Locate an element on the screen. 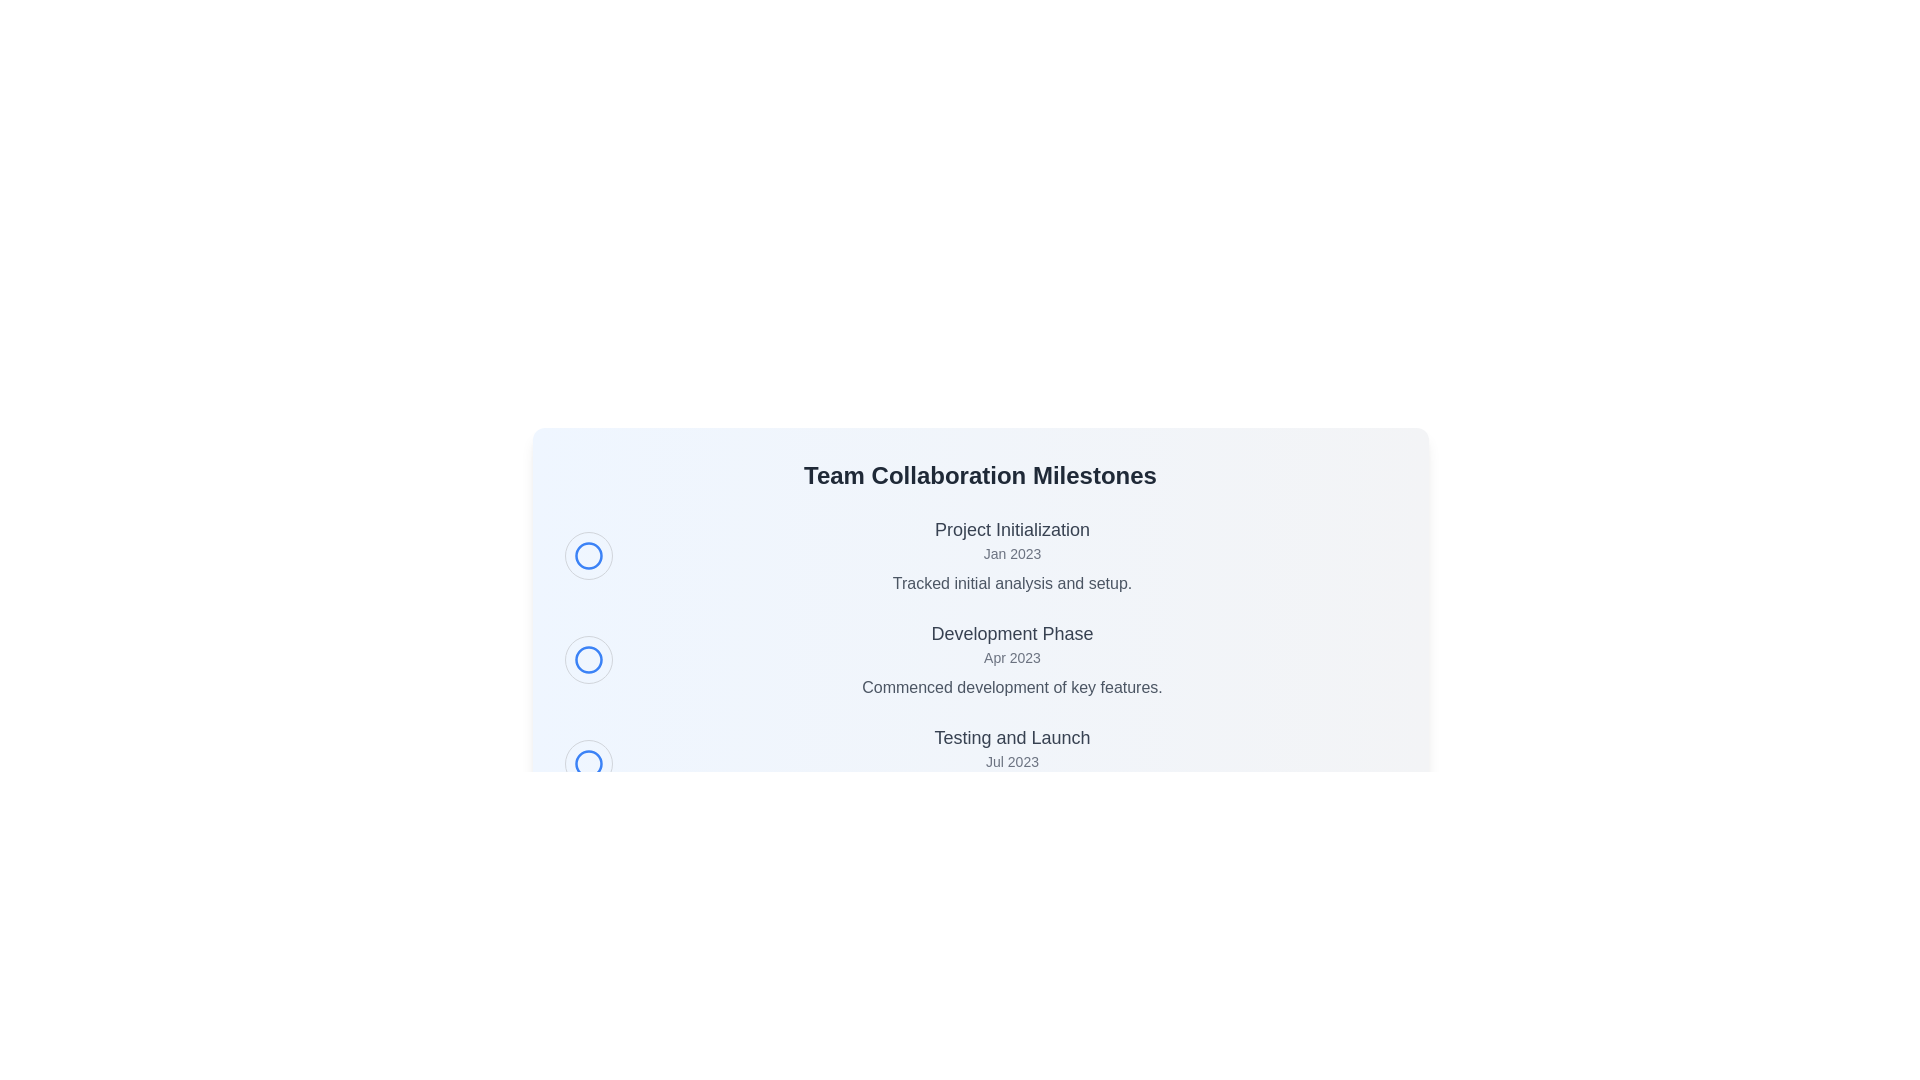 This screenshot has width=1920, height=1080. the bold, large-sized text 'Team Collaboration Milestones' located at the top of the card-like component is located at coordinates (980, 475).